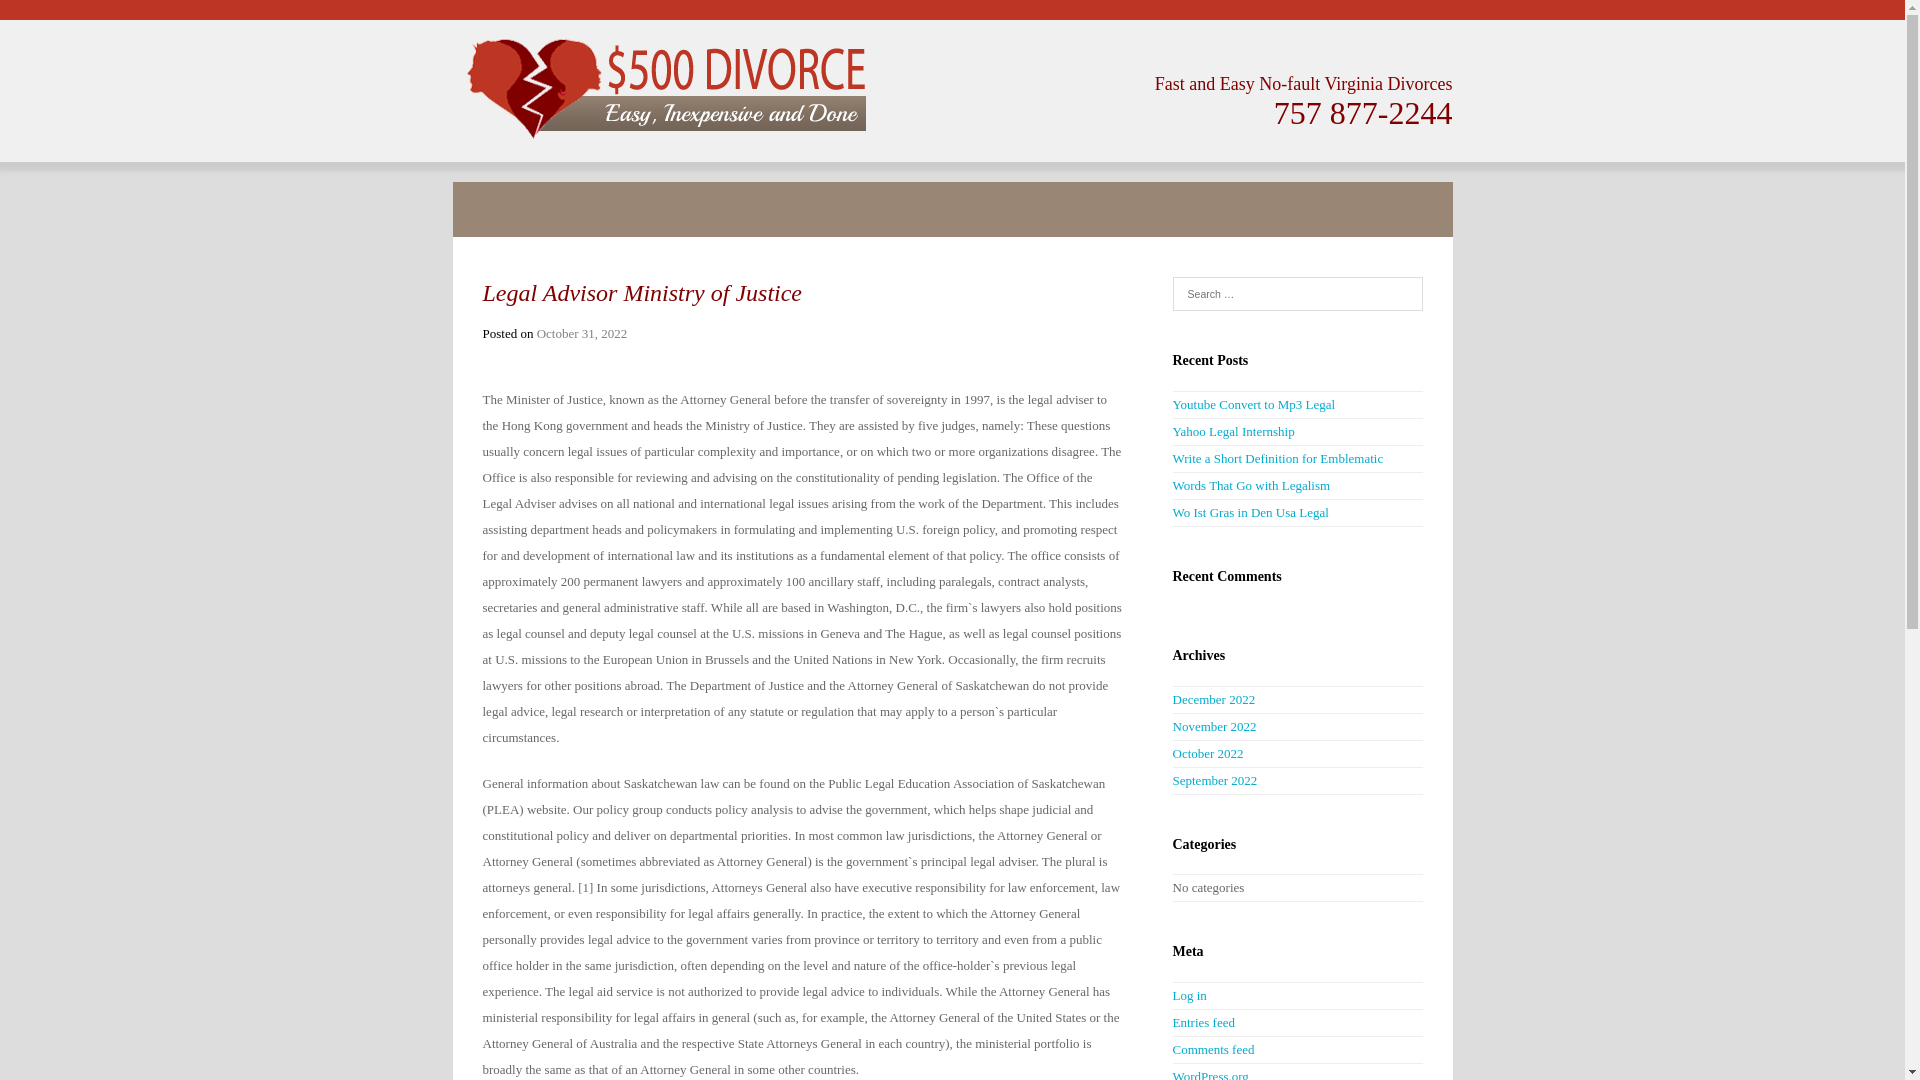  What do you see at coordinates (1171, 458) in the screenshot?
I see `'Write a Short Definition for Emblematic'` at bounding box center [1171, 458].